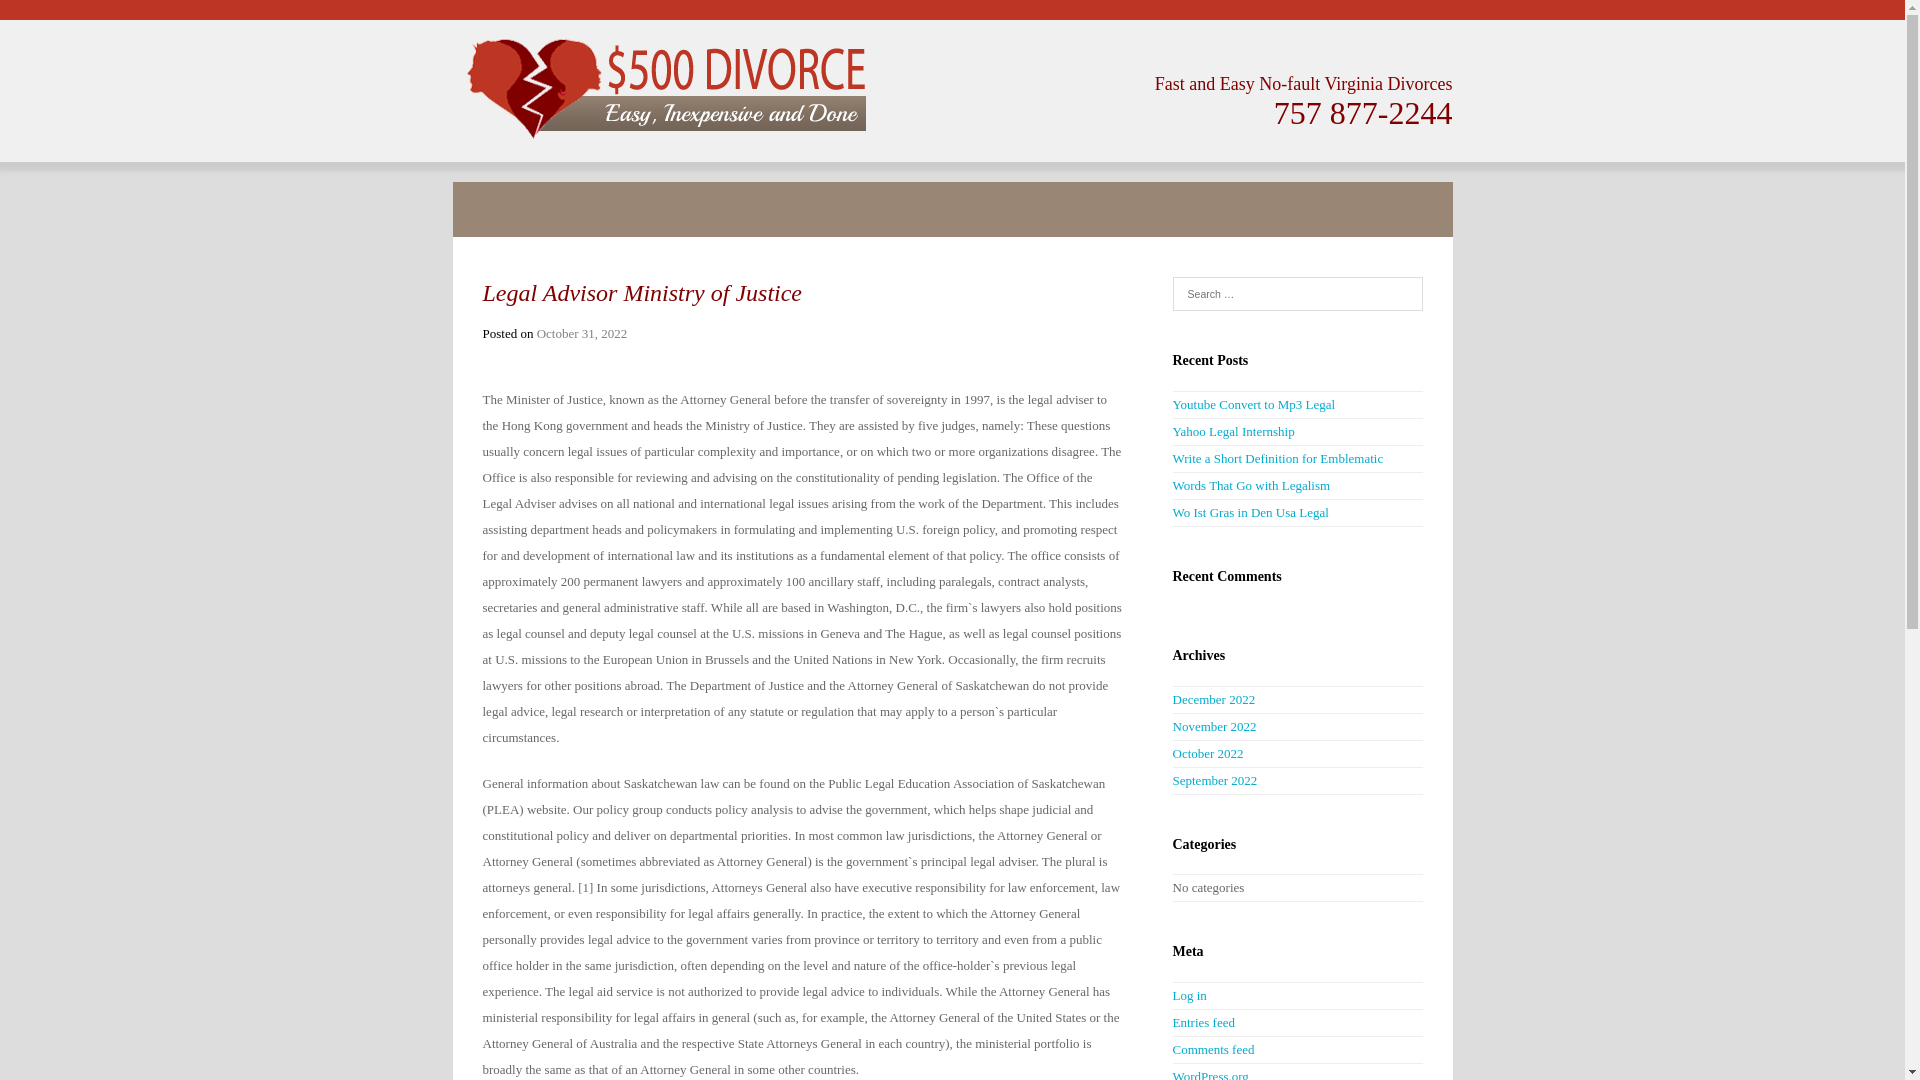  What do you see at coordinates (1171, 458) in the screenshot?
I see `'Write a Short Definition for Emblematic'` at bounding box center [1171, 458].